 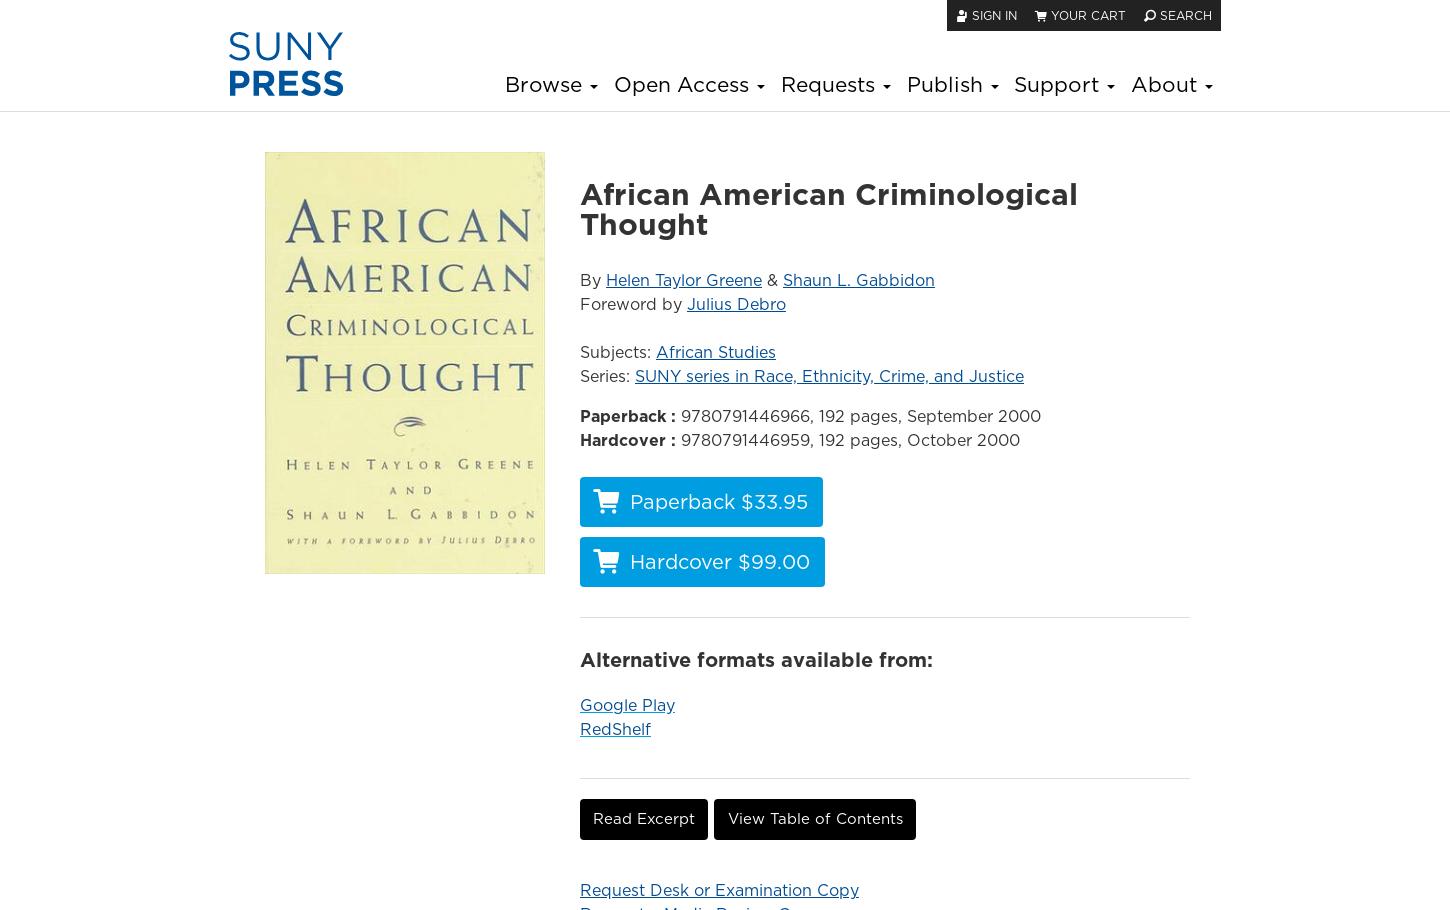 I want to click on 'Helen Taylor Greene', so click(x=681, y=278).